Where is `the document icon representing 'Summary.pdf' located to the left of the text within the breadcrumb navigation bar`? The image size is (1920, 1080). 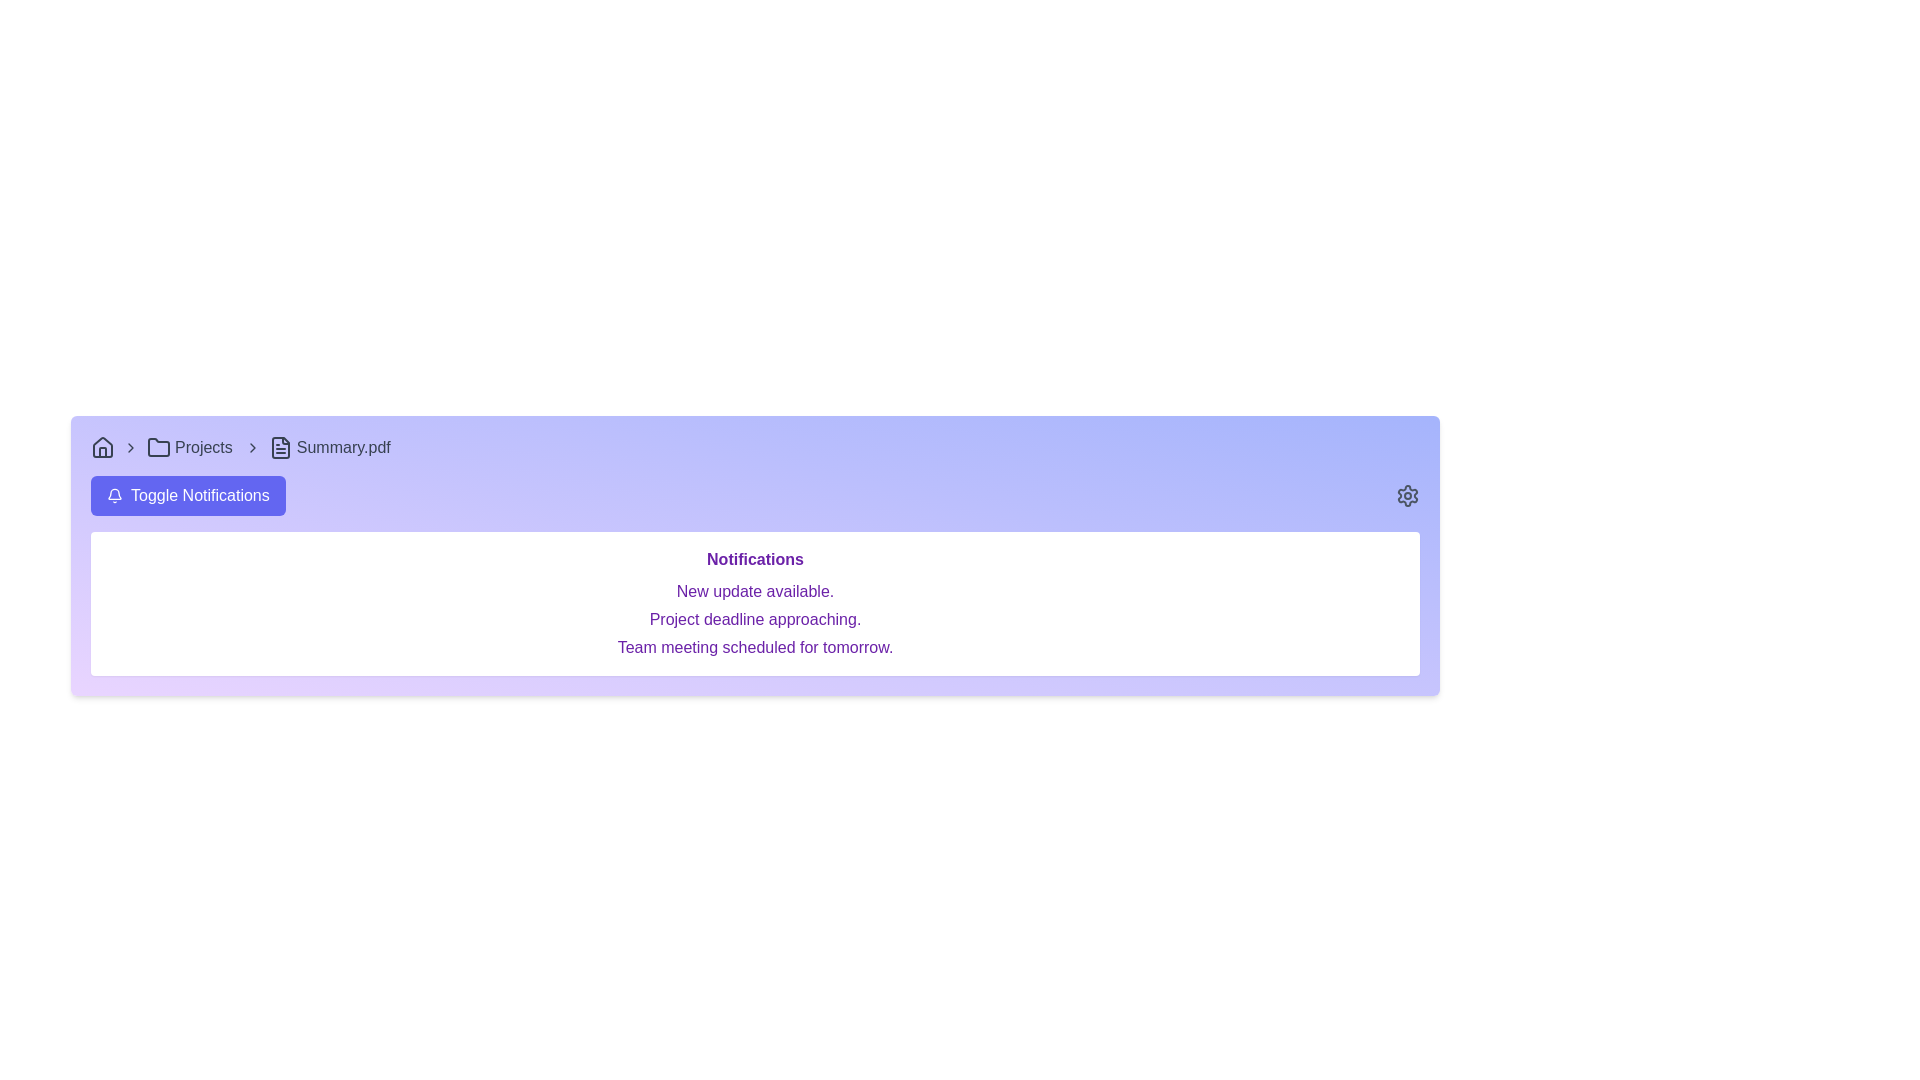 the document icon representing 'Summary.pdf' located to the left of the text within the breadcrumb navigation bar is located at coordinates (279, 446).